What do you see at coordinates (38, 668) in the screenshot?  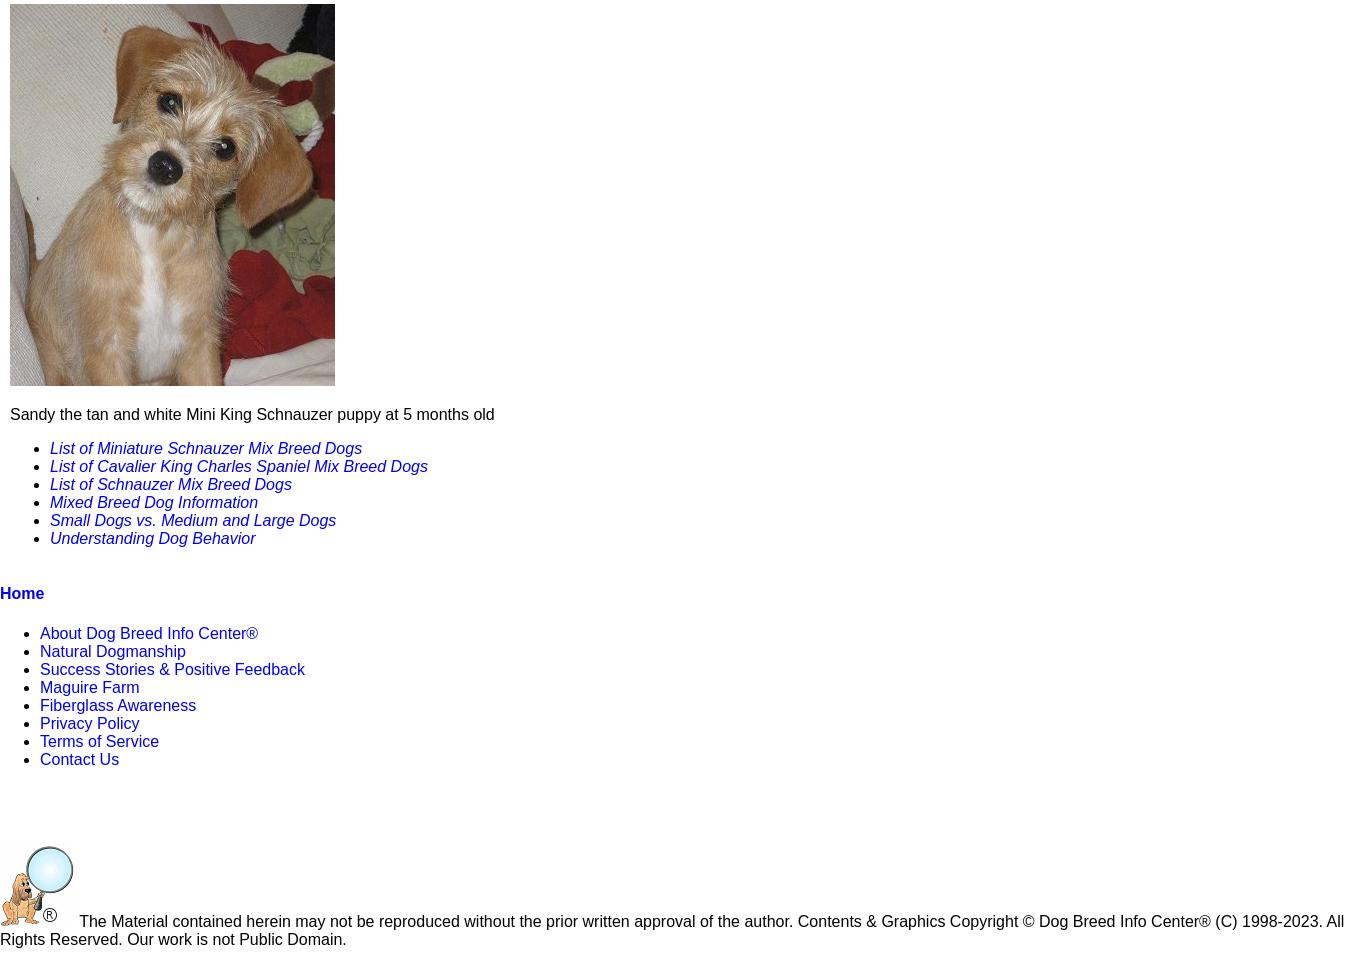 I see `'Success Stories & Positive Feedback'` at bounding box center [38, 668].